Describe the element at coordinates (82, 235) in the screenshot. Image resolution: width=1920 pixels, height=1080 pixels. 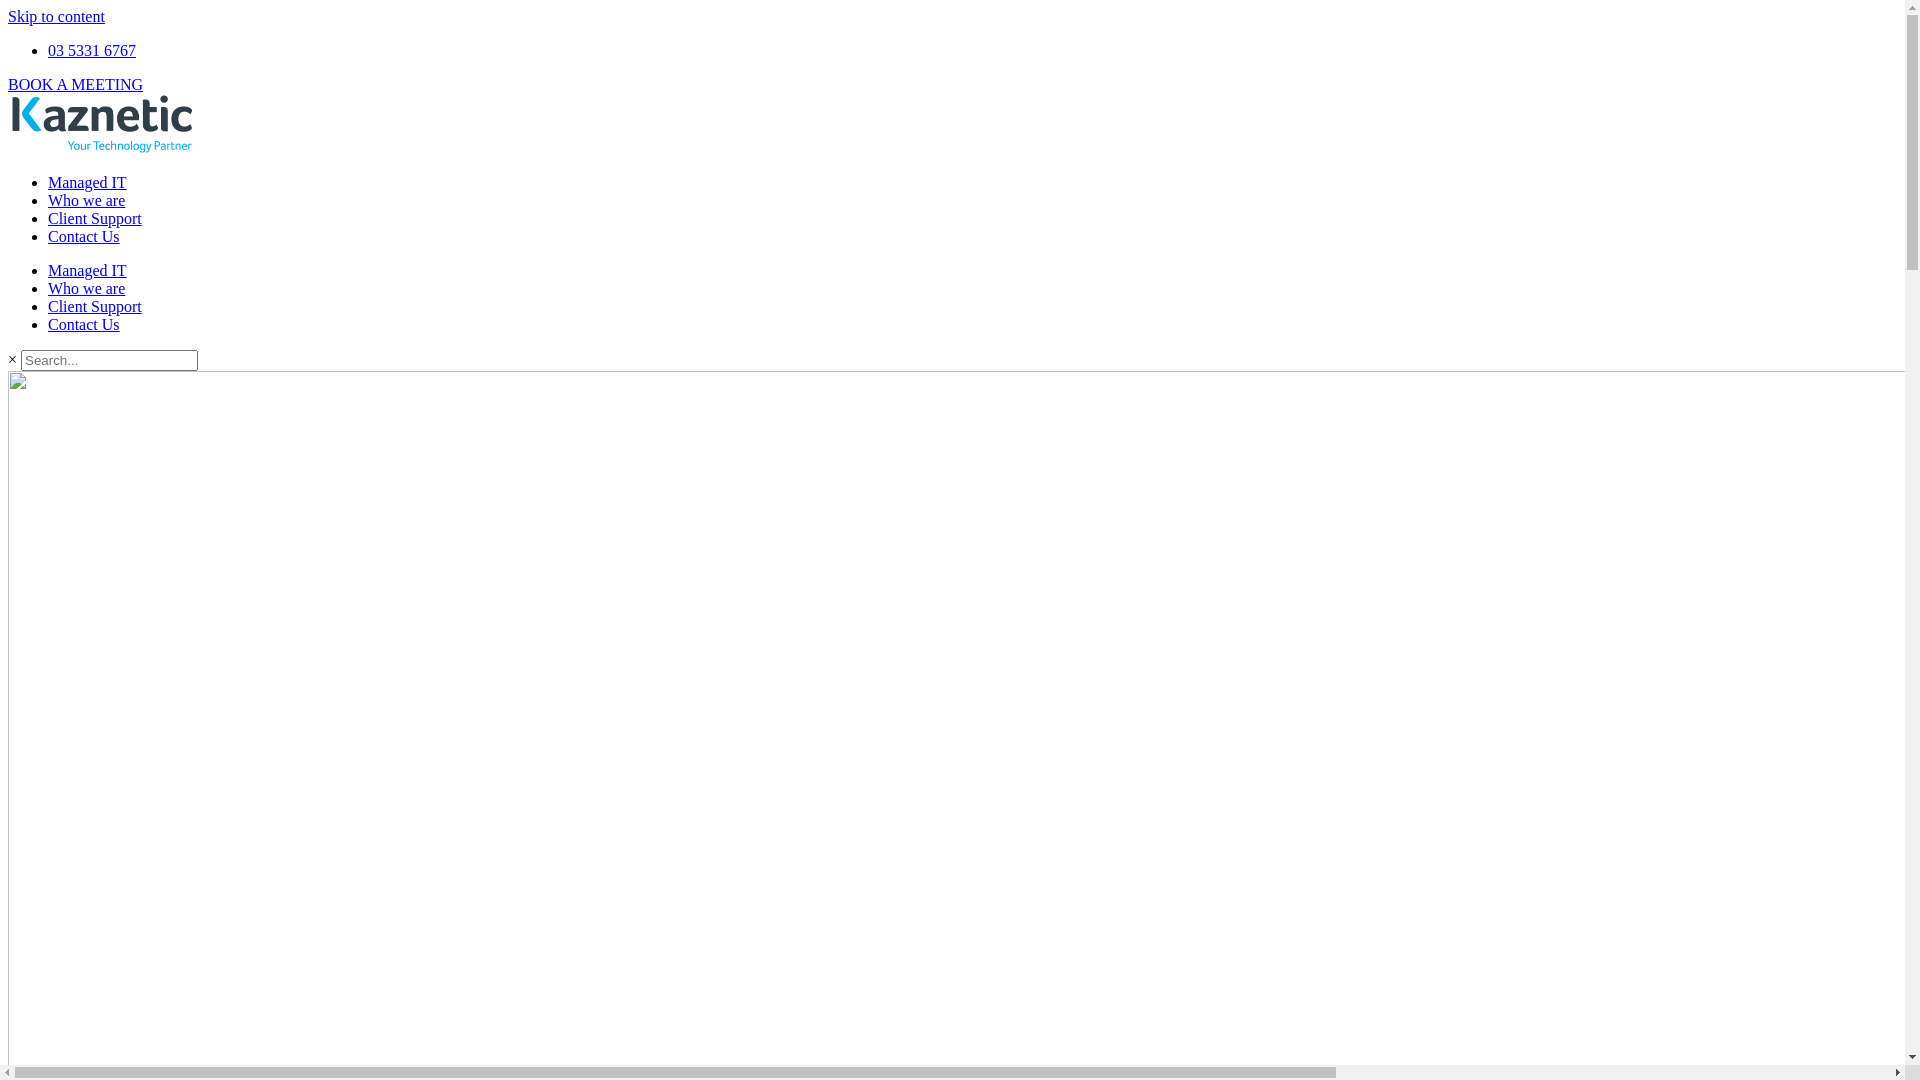
I see `'Contact Us'` at that location.